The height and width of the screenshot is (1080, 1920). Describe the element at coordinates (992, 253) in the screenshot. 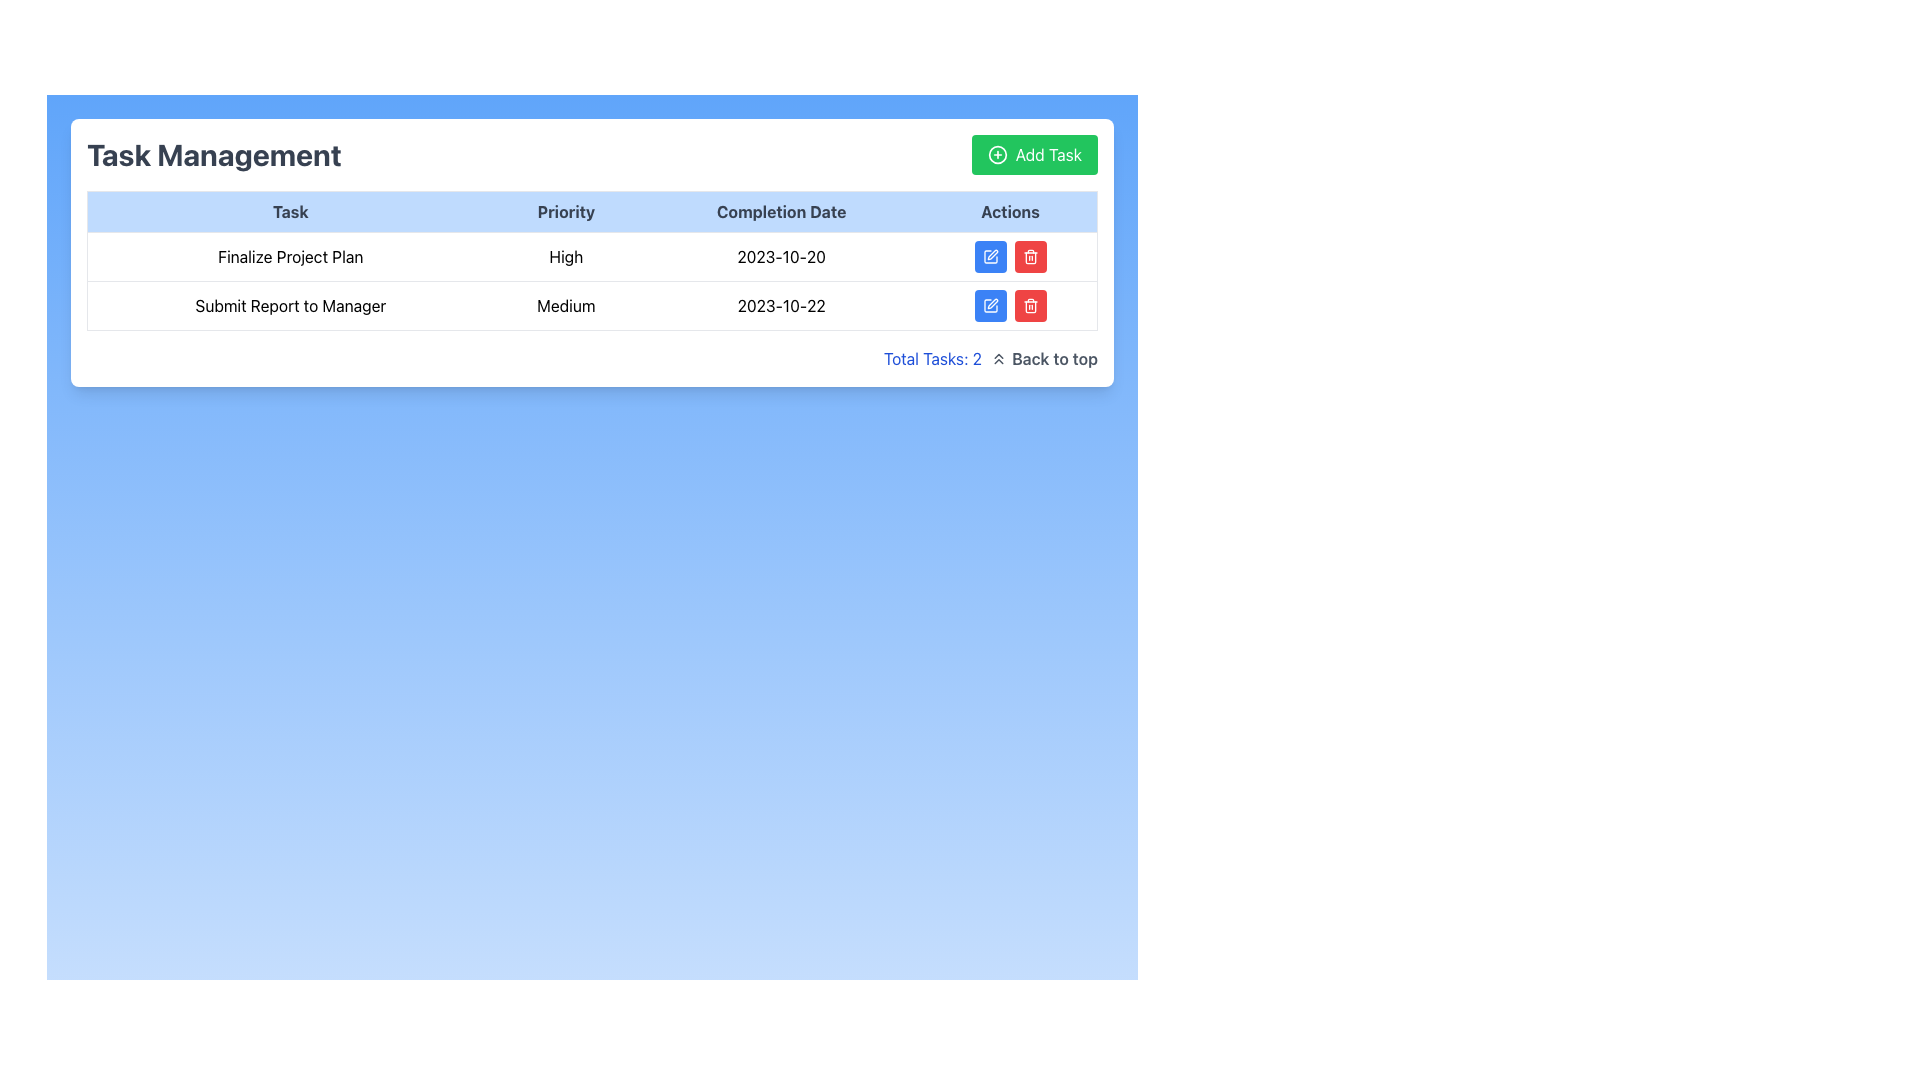

I see `the edit icon located in the 'Actions' column of the second row in the 'Task Management' section` at that location.